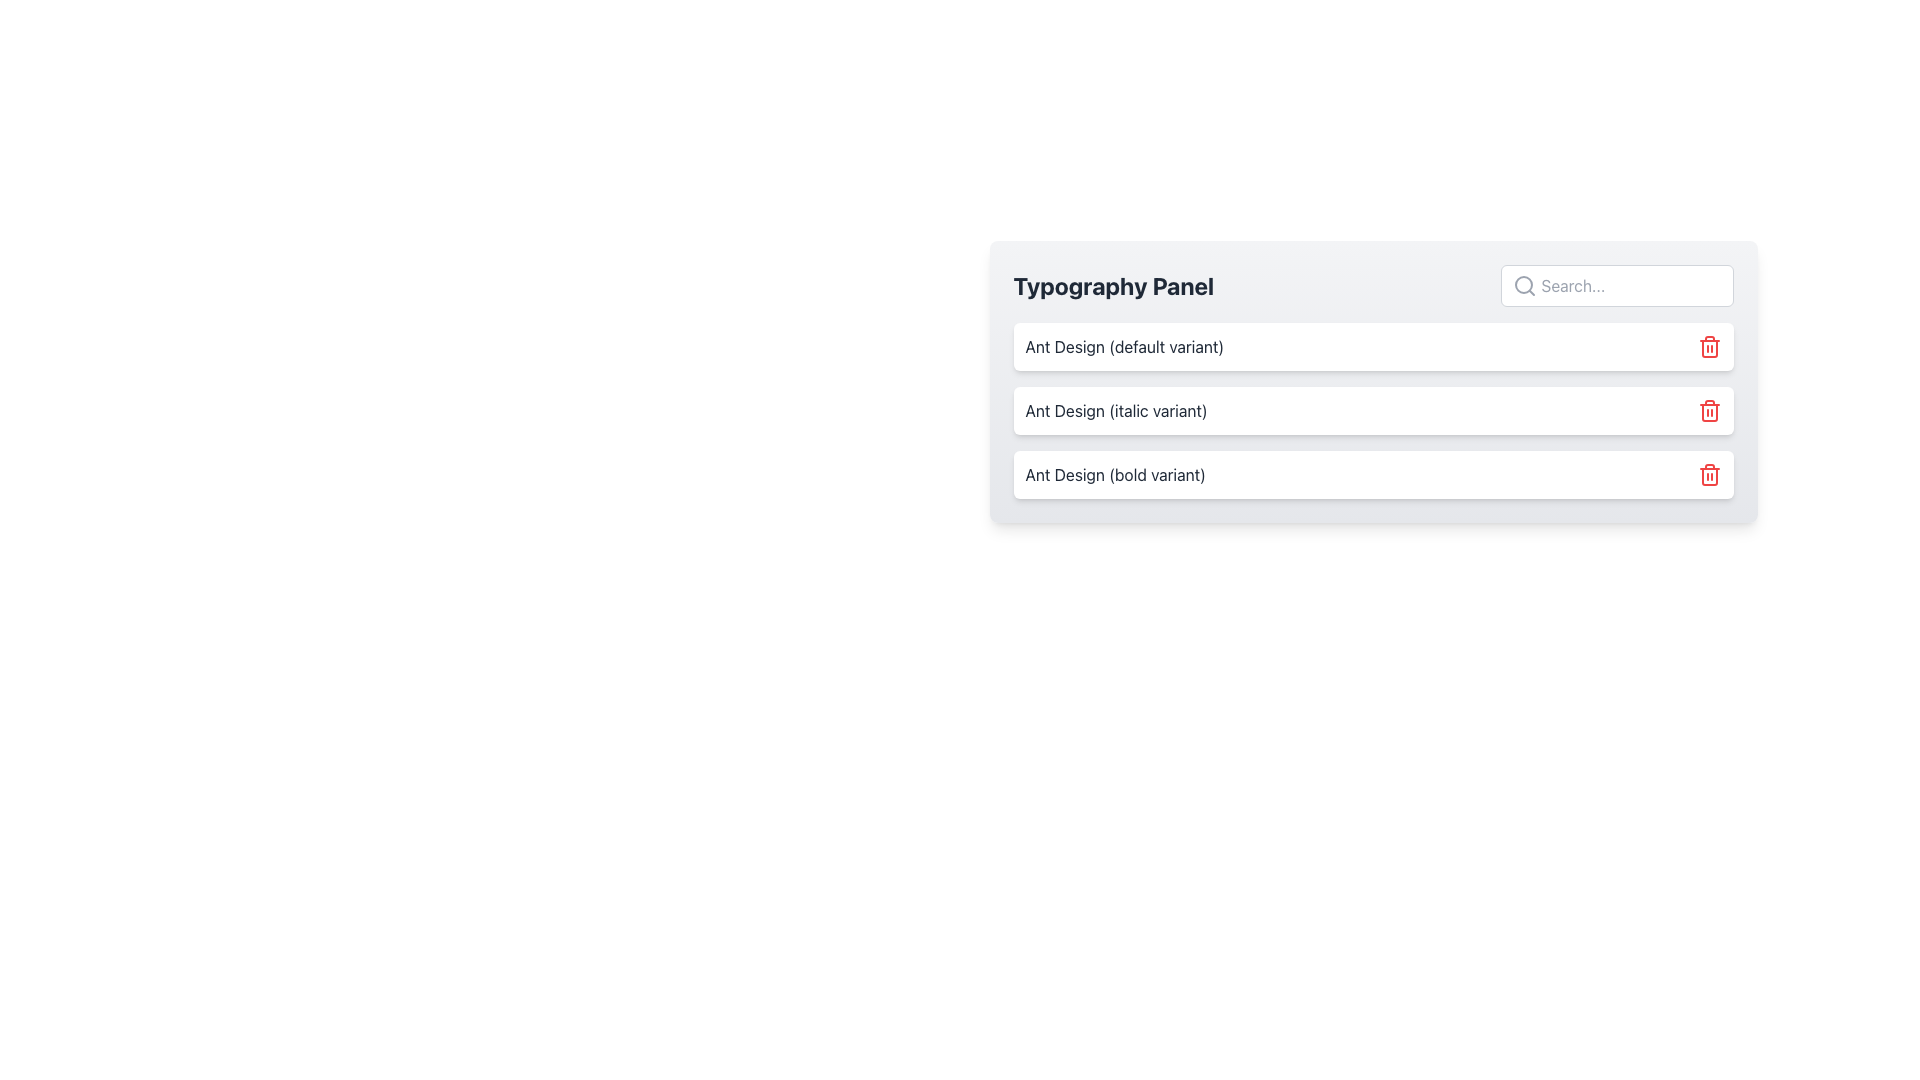 The height and width of the screenshot is (1080, 1920). Describe the element at coordinates (1372, 415) in the screenshot. I see `the 'italic variant' list item in the Typography Panel` at that location.